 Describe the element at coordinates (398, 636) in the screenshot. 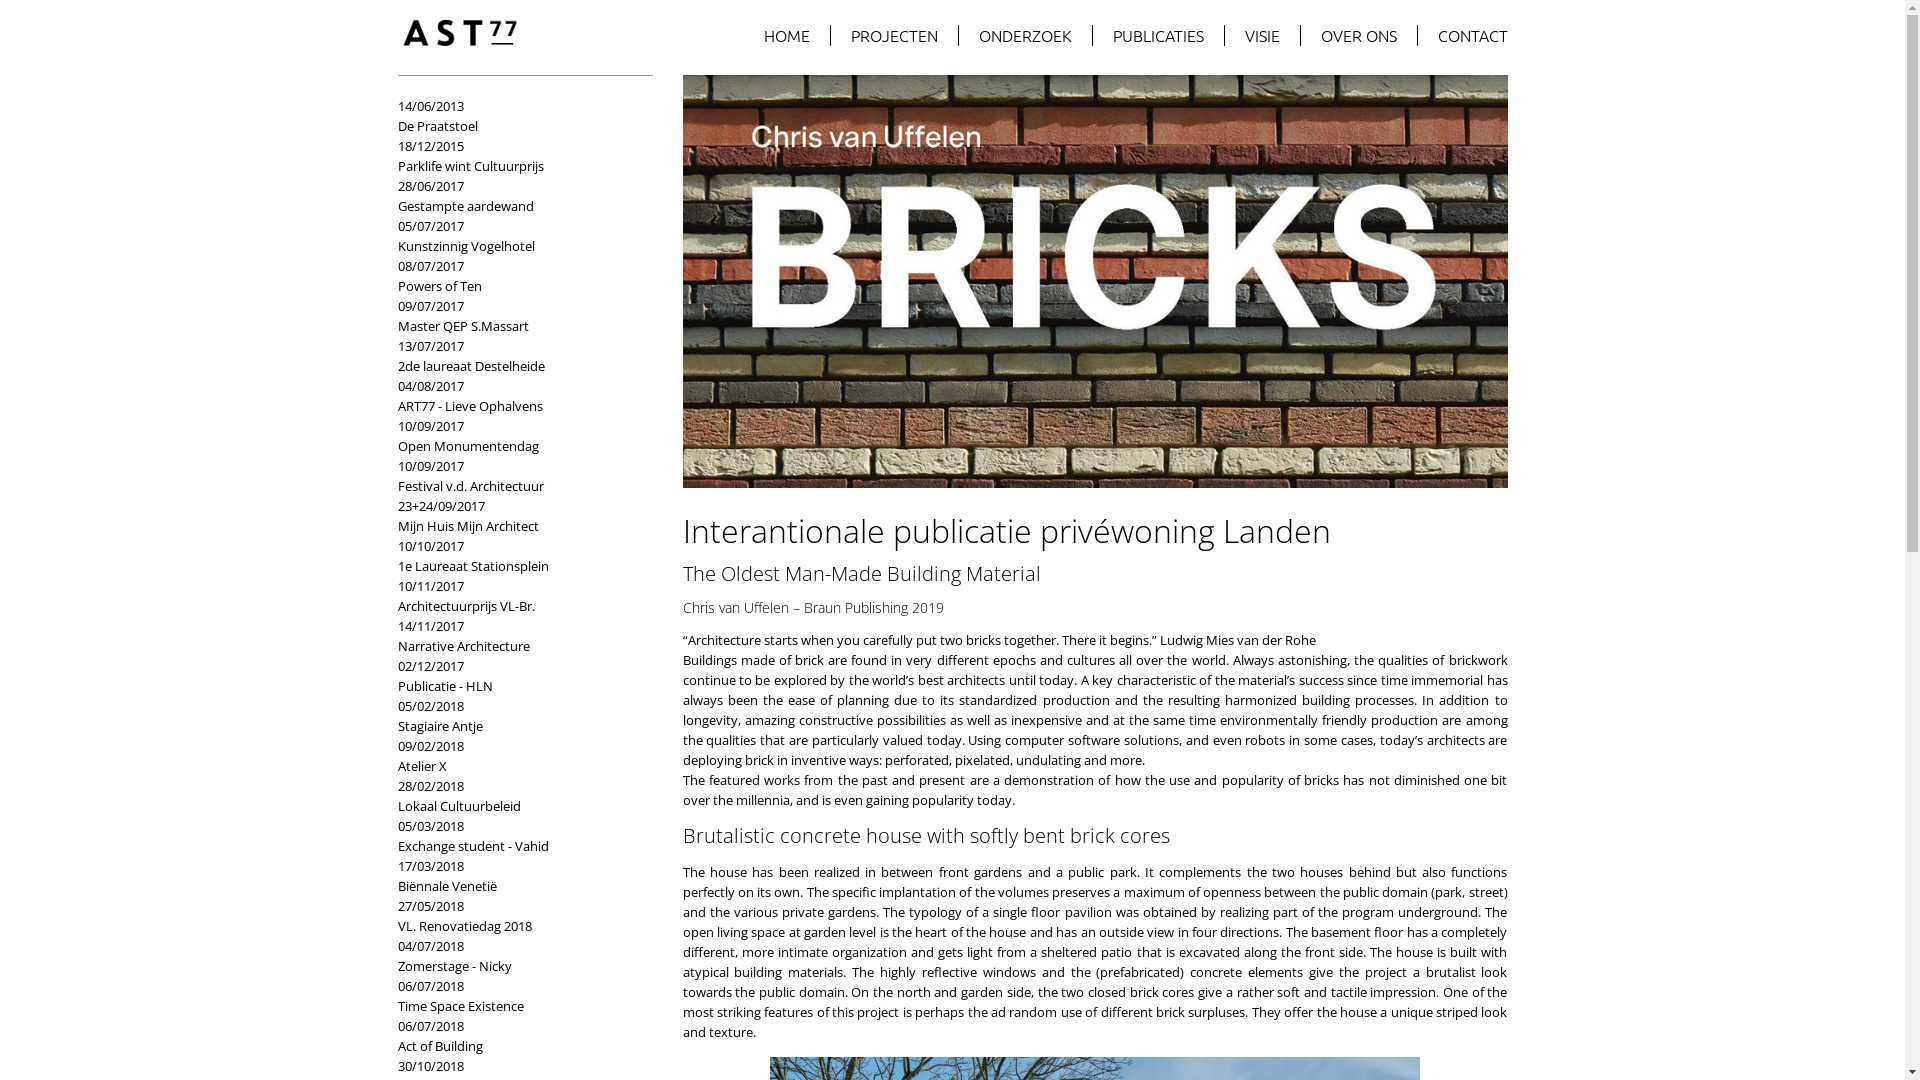

I see `'14/11/2017` at that location.